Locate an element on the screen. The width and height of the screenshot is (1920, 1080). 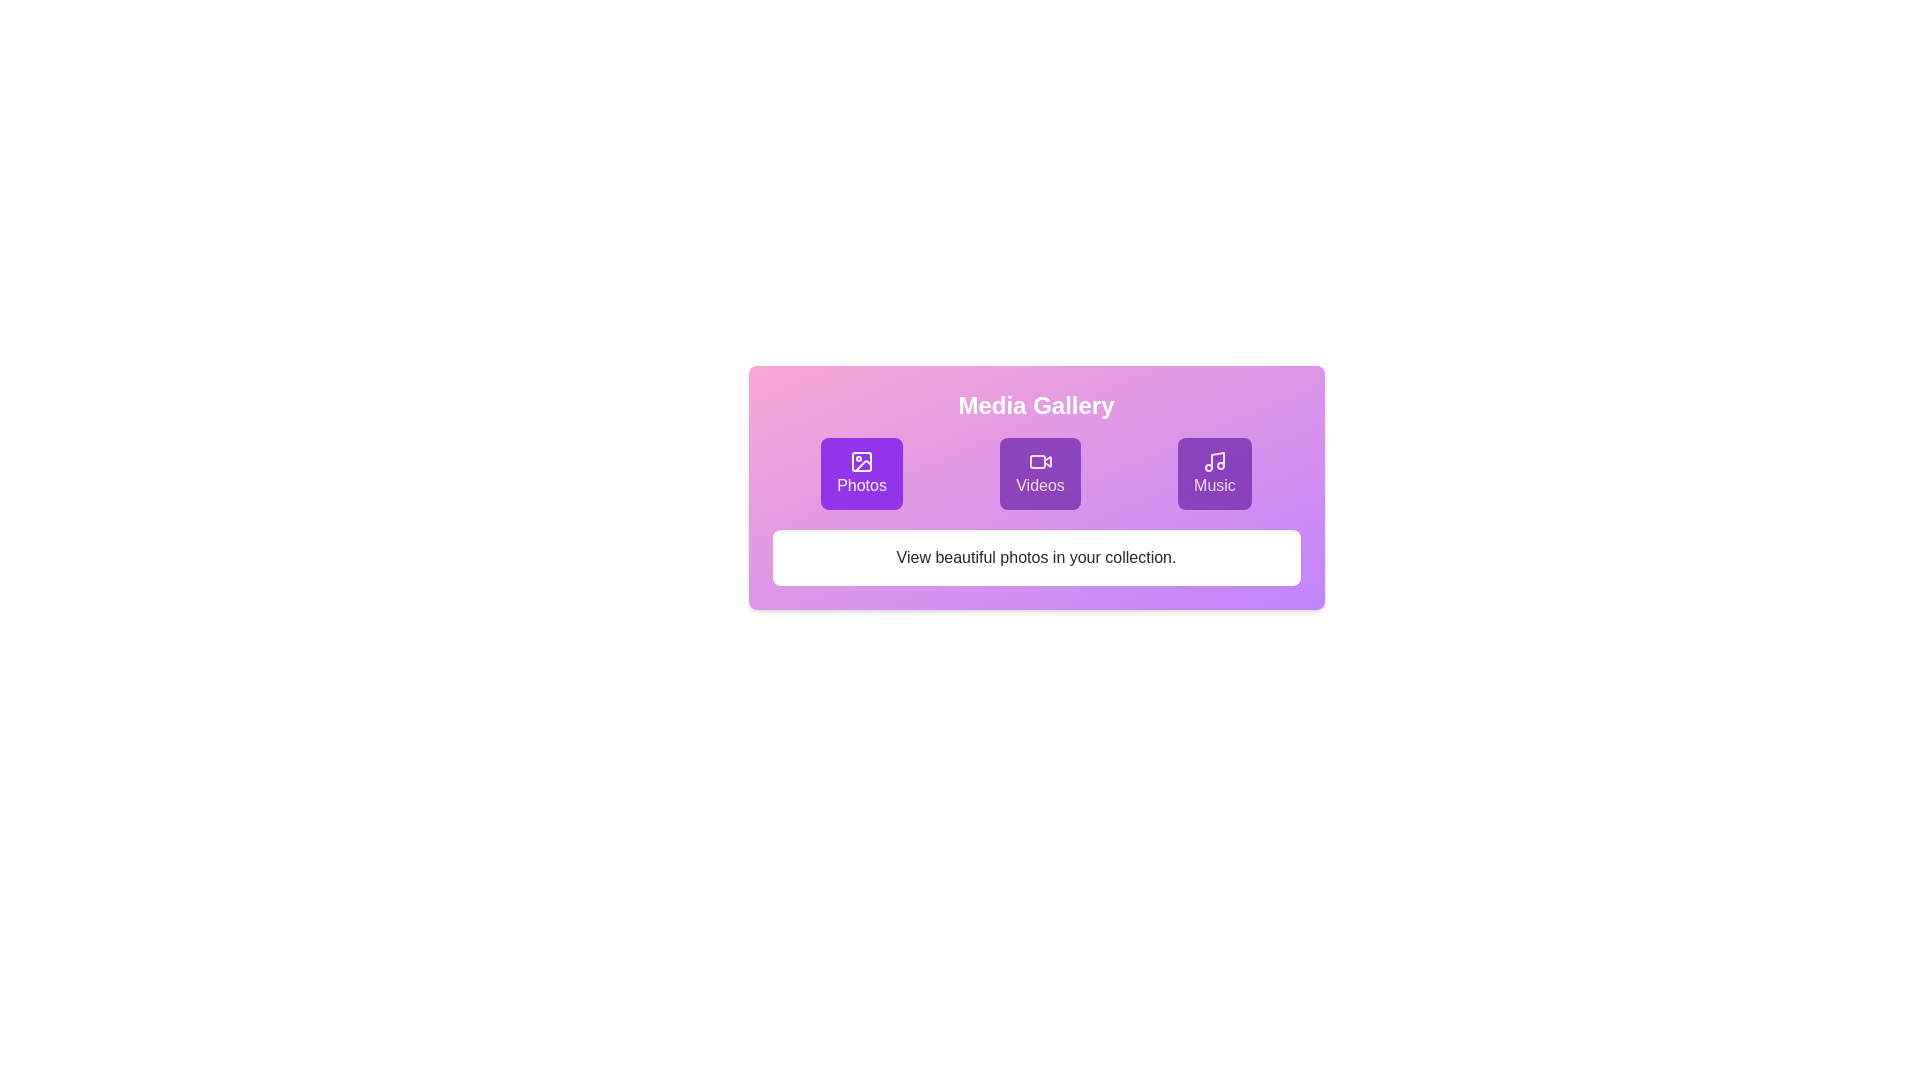
the Music tab in the Media Gallery is located at coordinates (1213, 474).